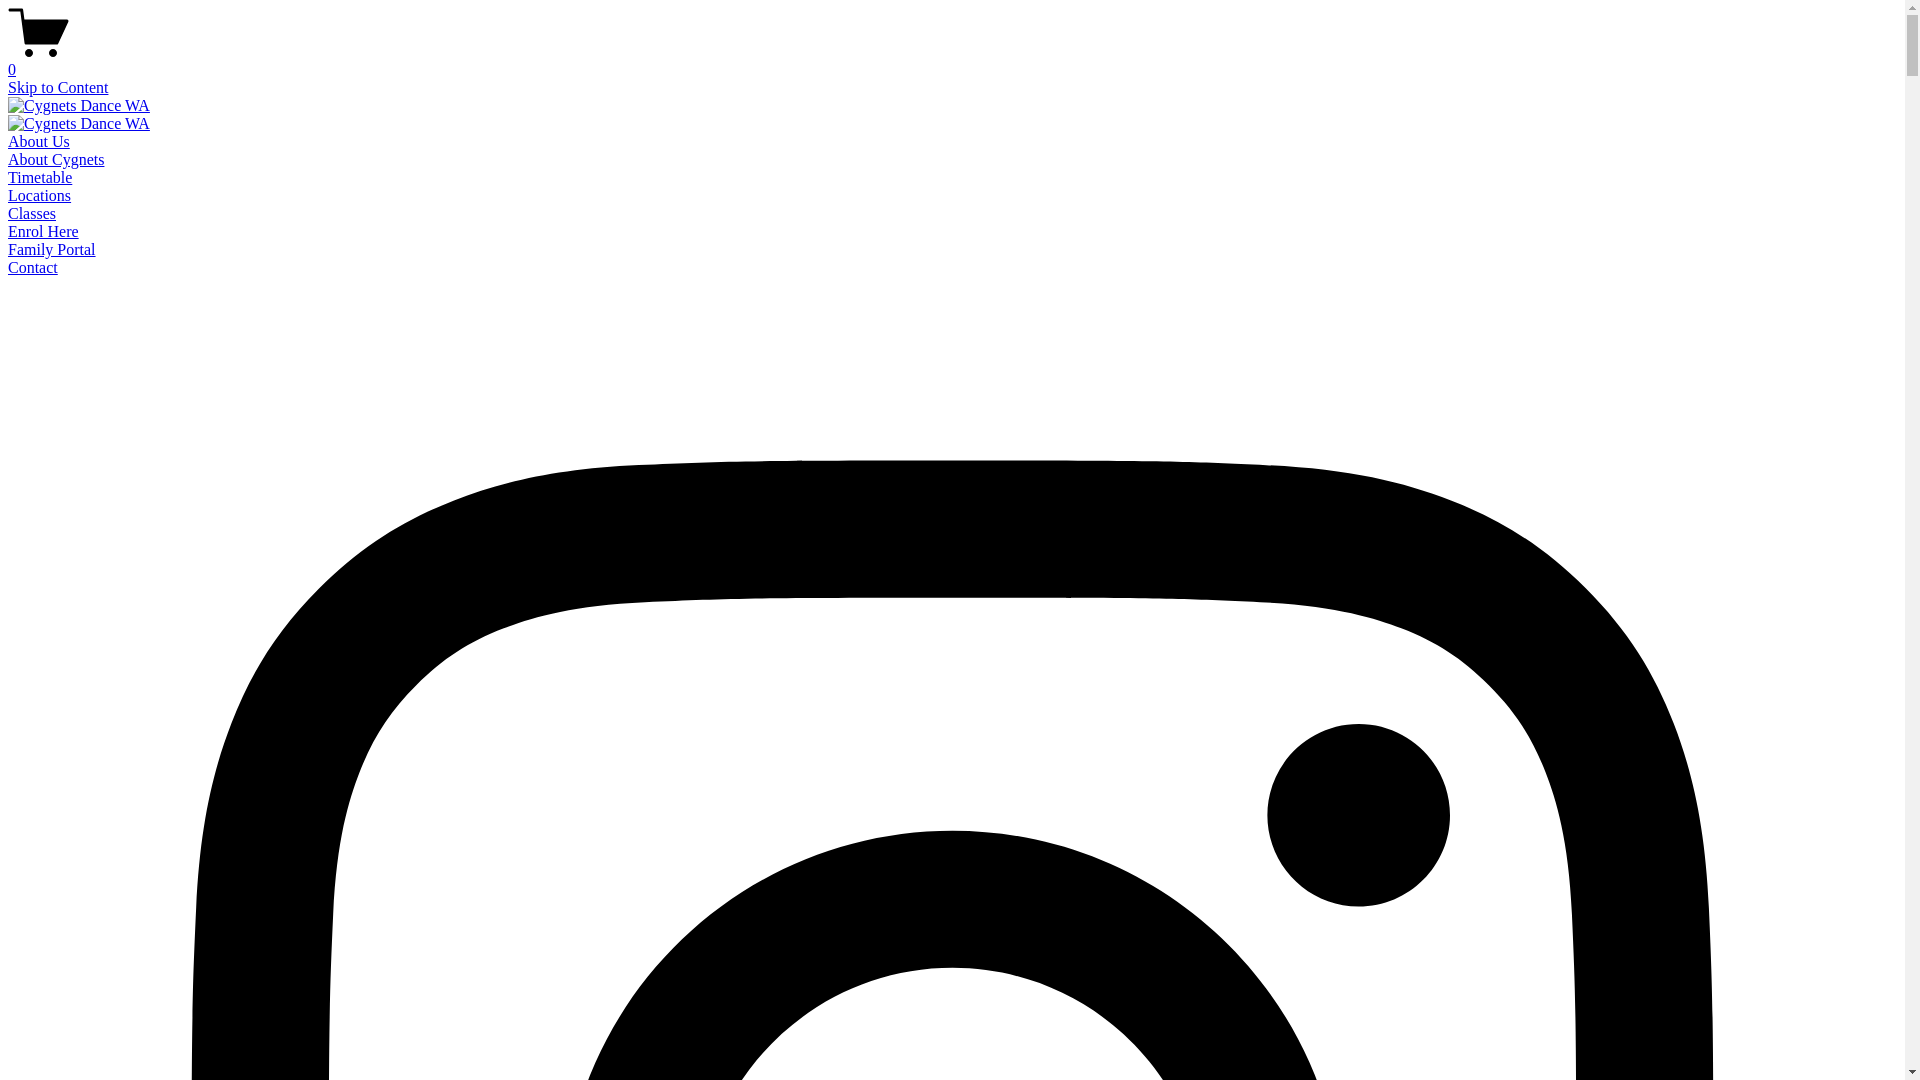  I want to click on 'About Us', so click(8, 140).